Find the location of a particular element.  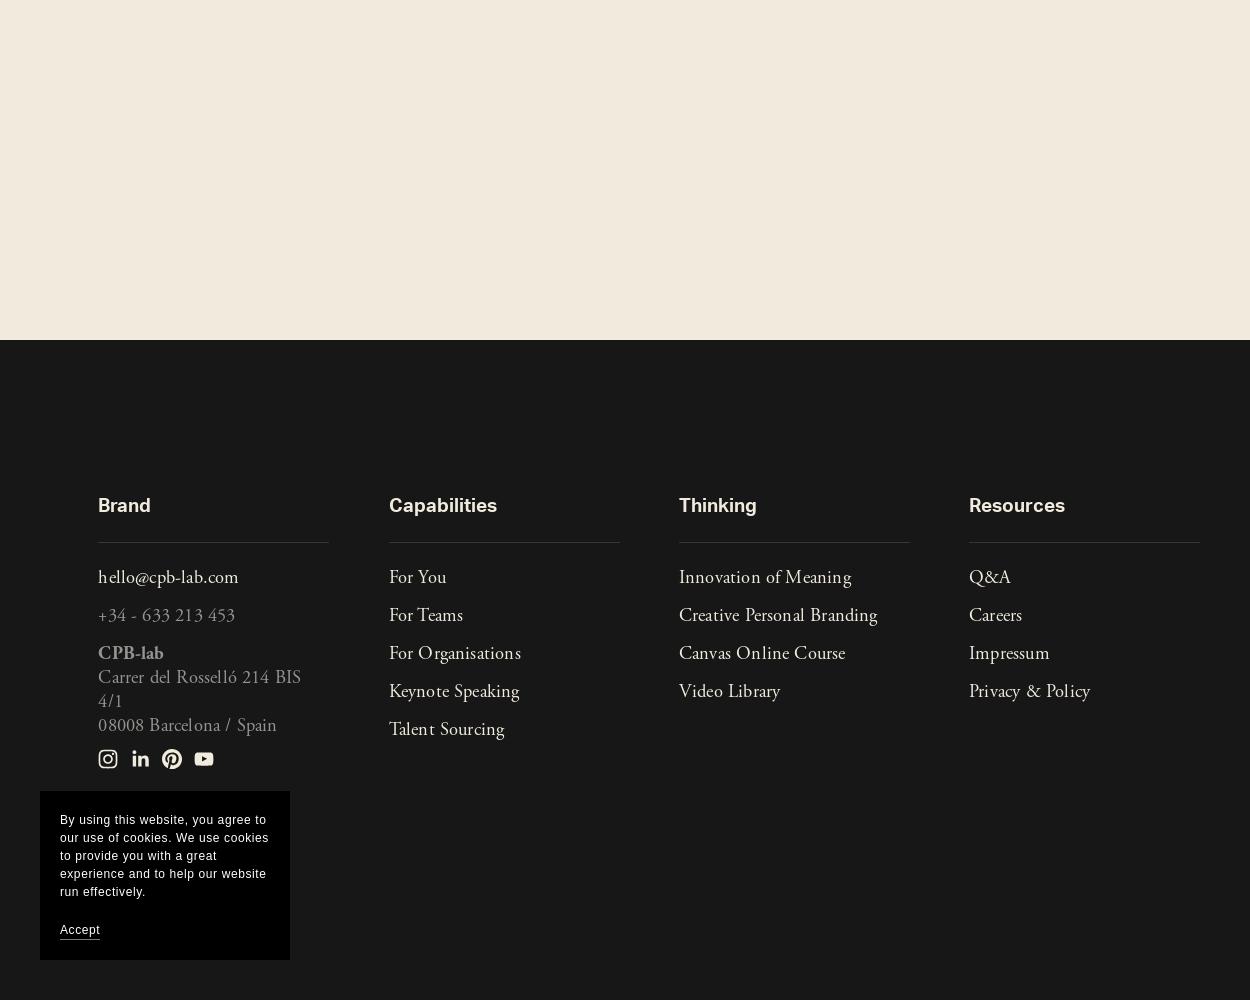

'Accept' is located at coordinates (79, 930).